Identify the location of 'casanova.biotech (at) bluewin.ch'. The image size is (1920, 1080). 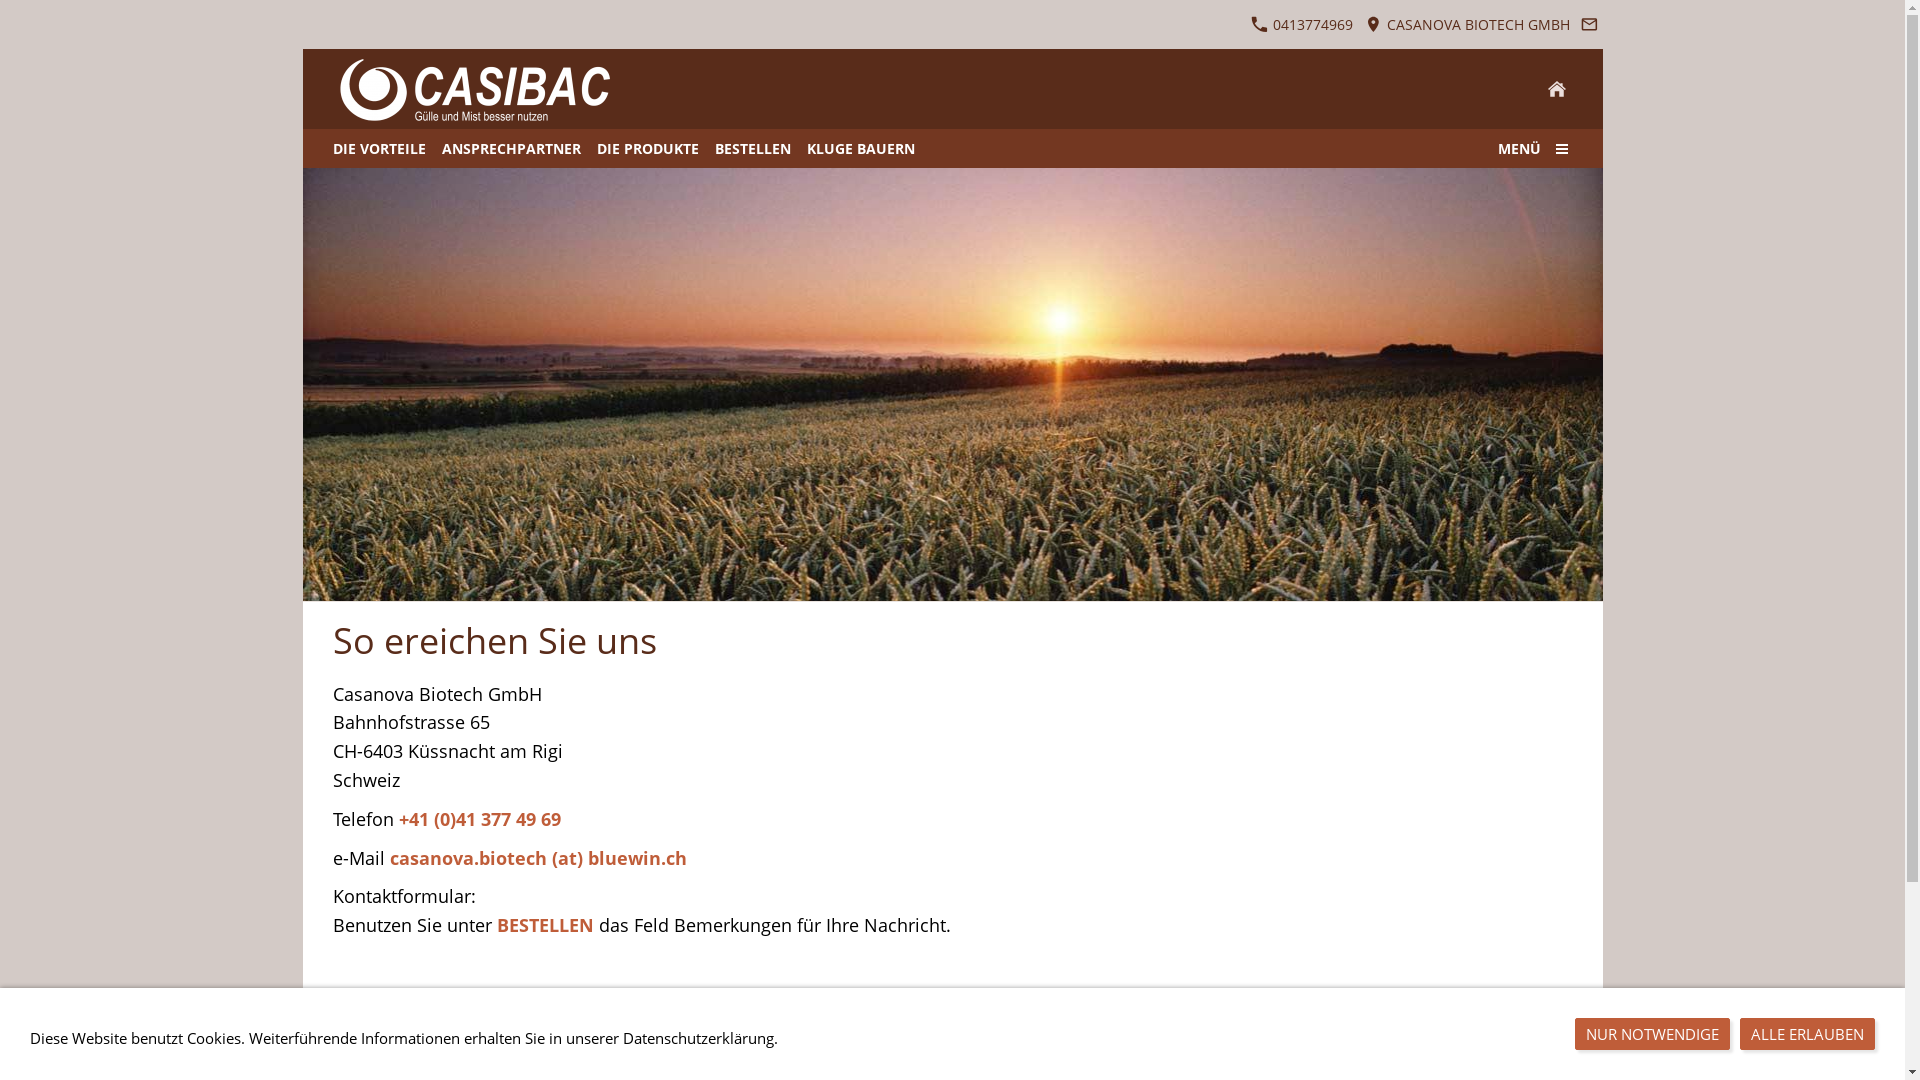
(538, 858).